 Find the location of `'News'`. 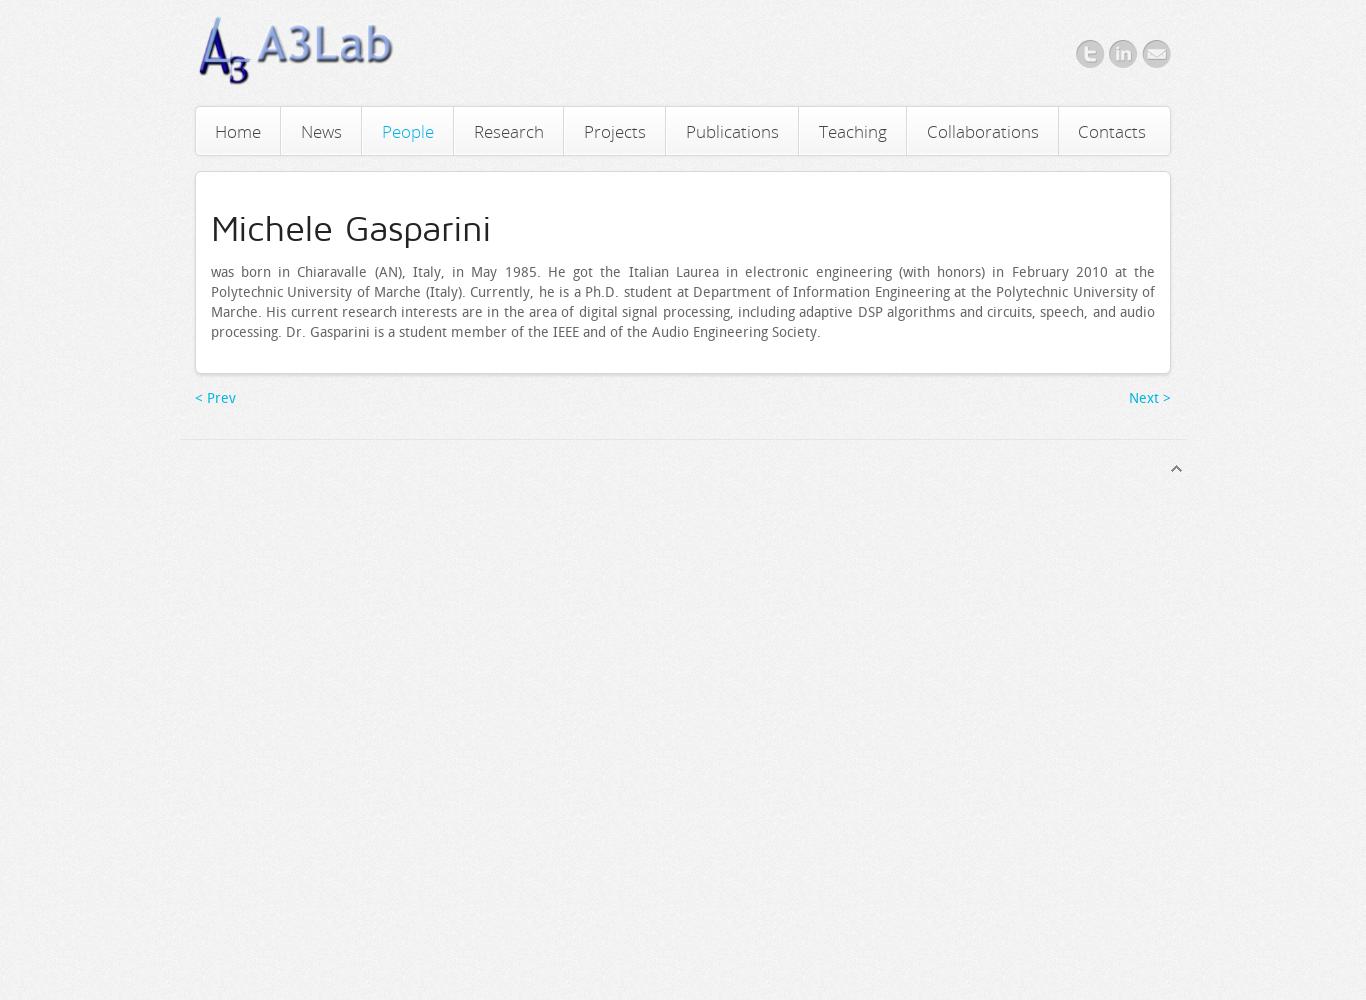

'News' is located at coordinates (299, 131).